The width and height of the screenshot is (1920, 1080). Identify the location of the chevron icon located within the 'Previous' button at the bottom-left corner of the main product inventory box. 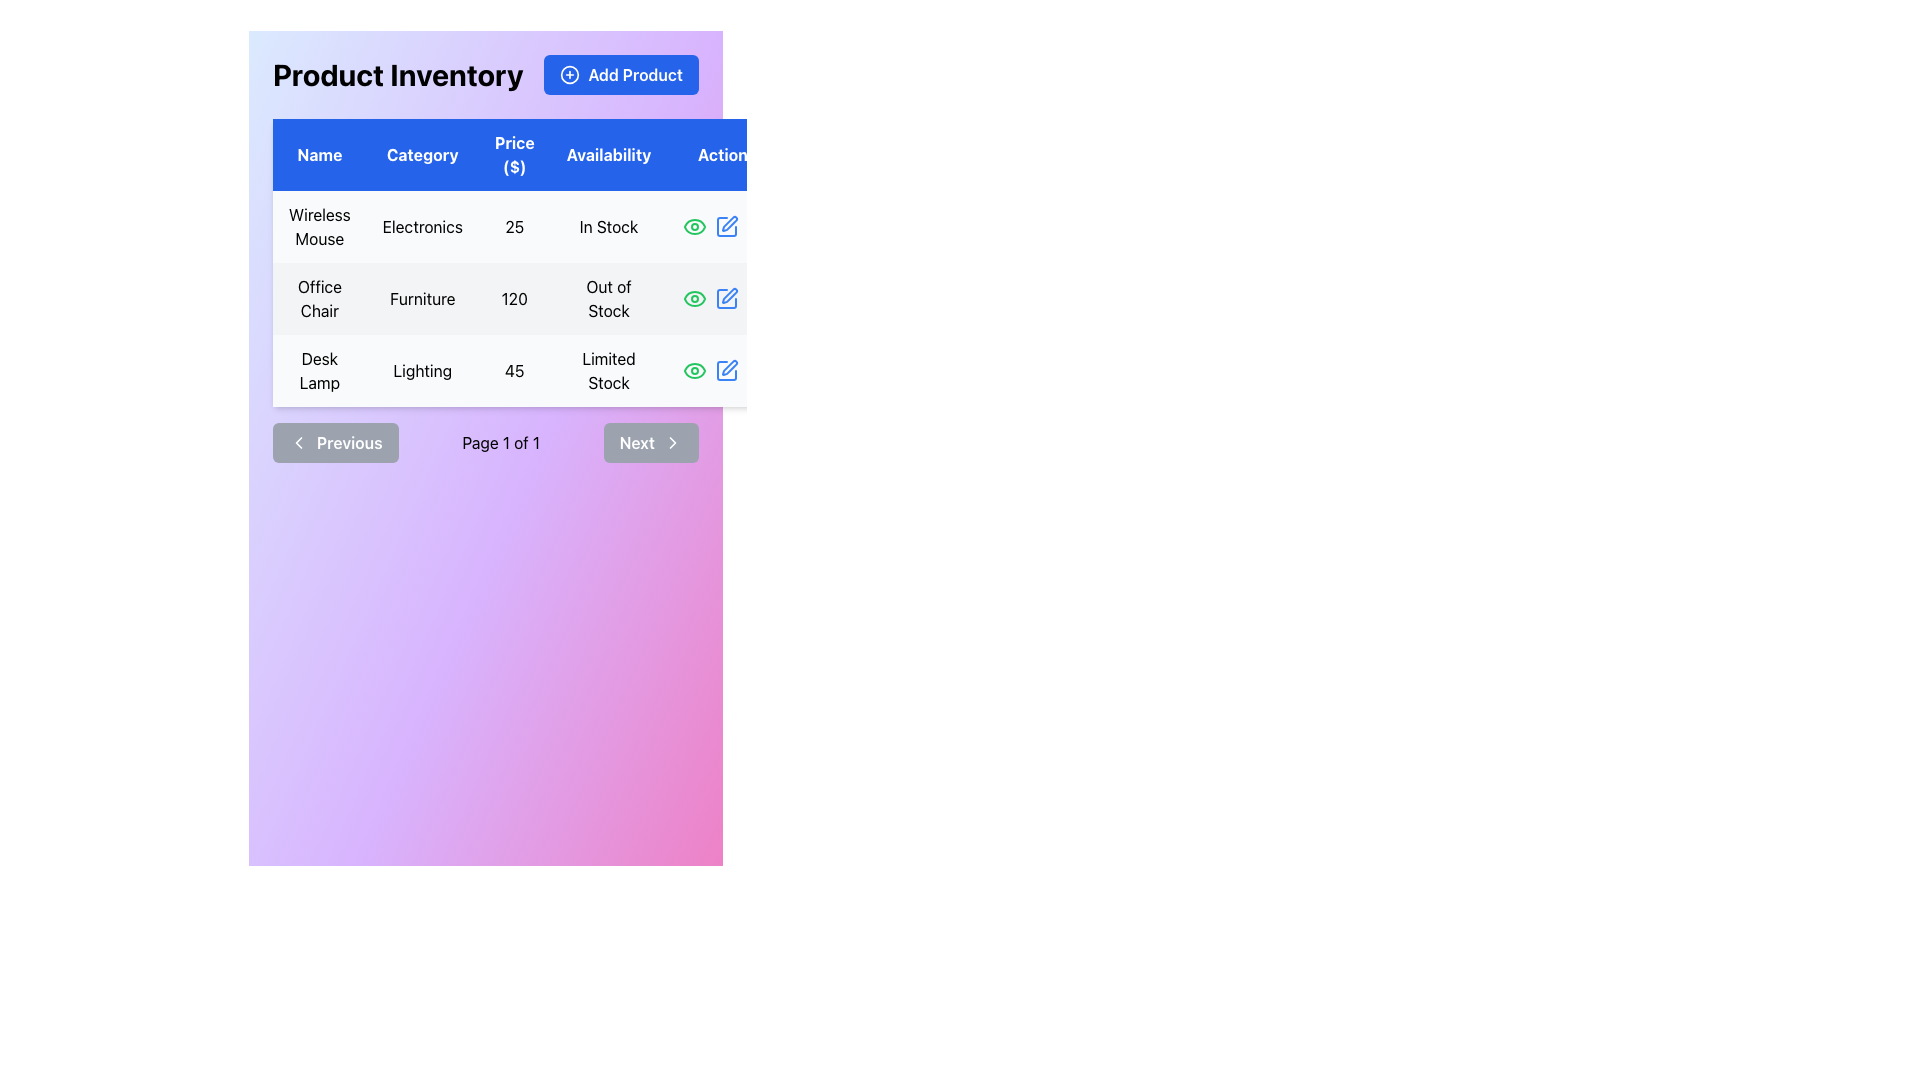
(297, 442).